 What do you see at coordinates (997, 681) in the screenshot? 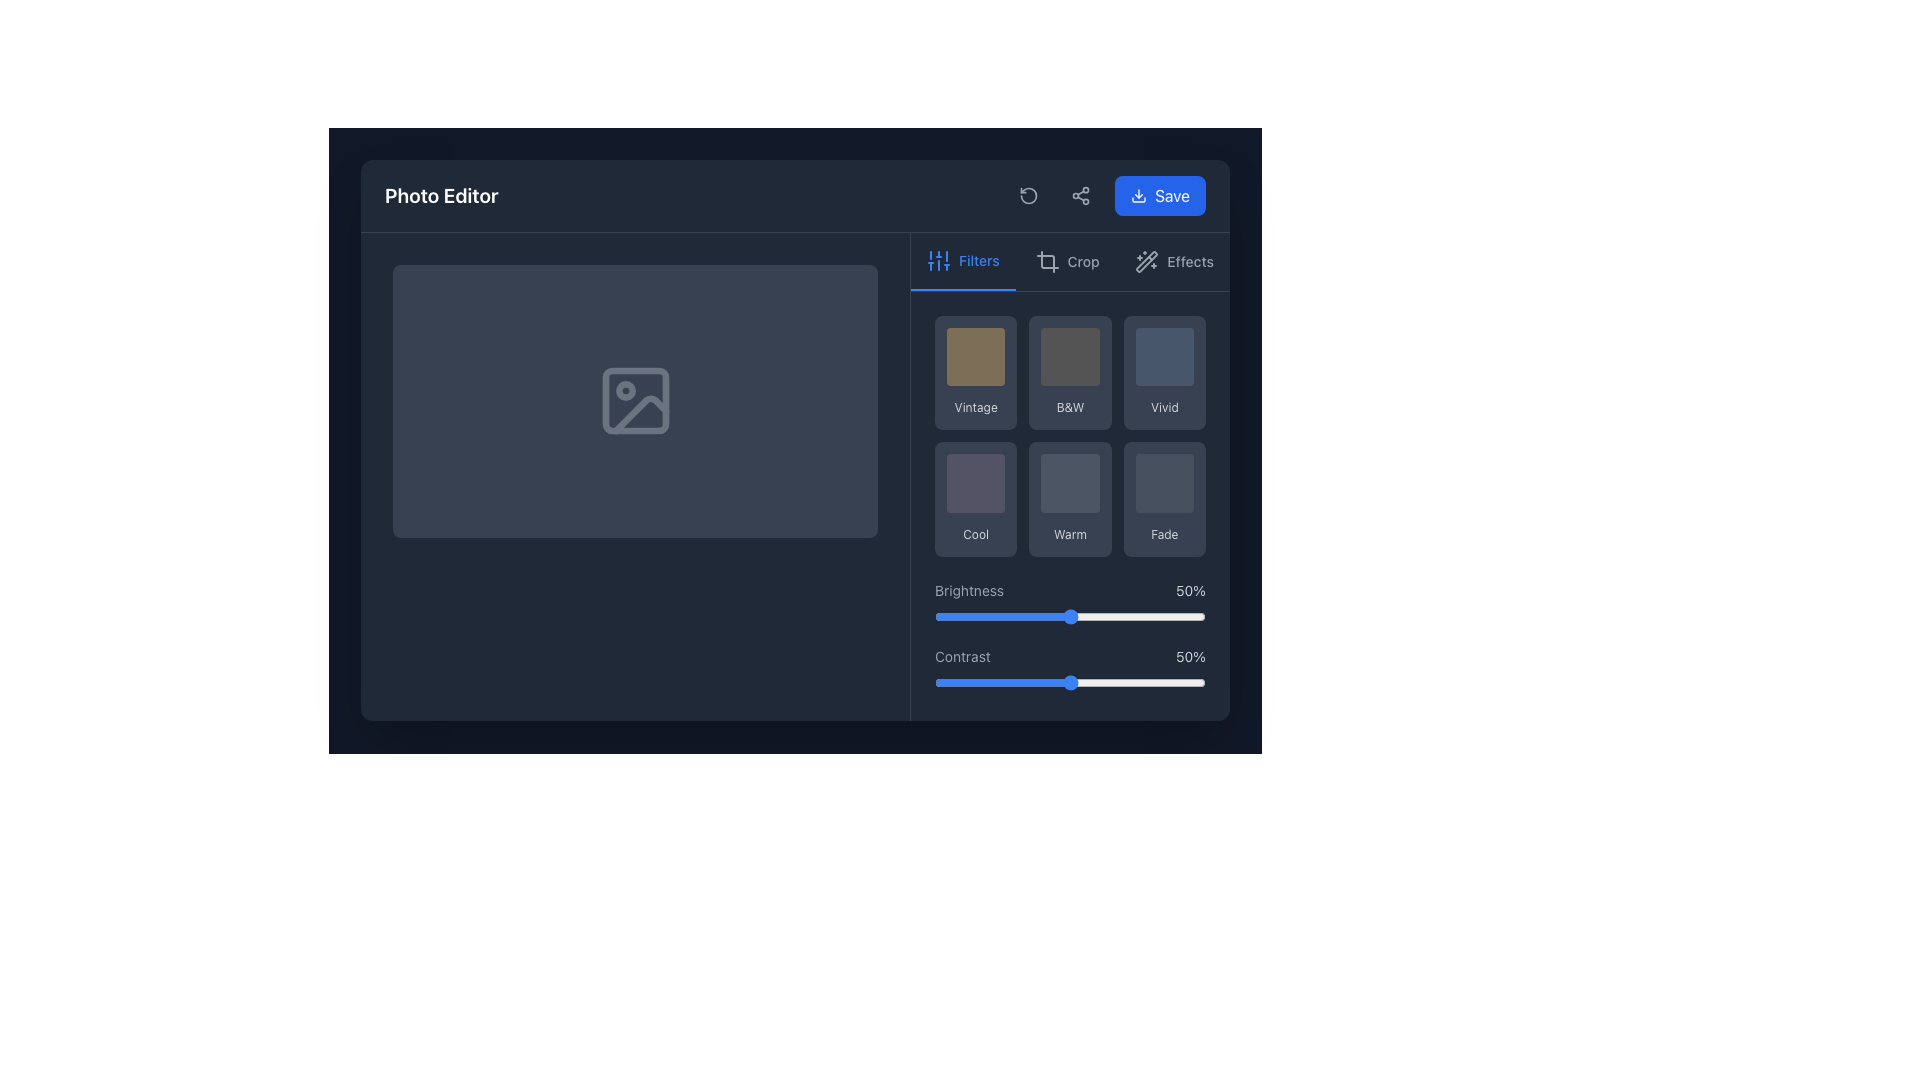
I see `the contrast` at bounding box center [997, 681].